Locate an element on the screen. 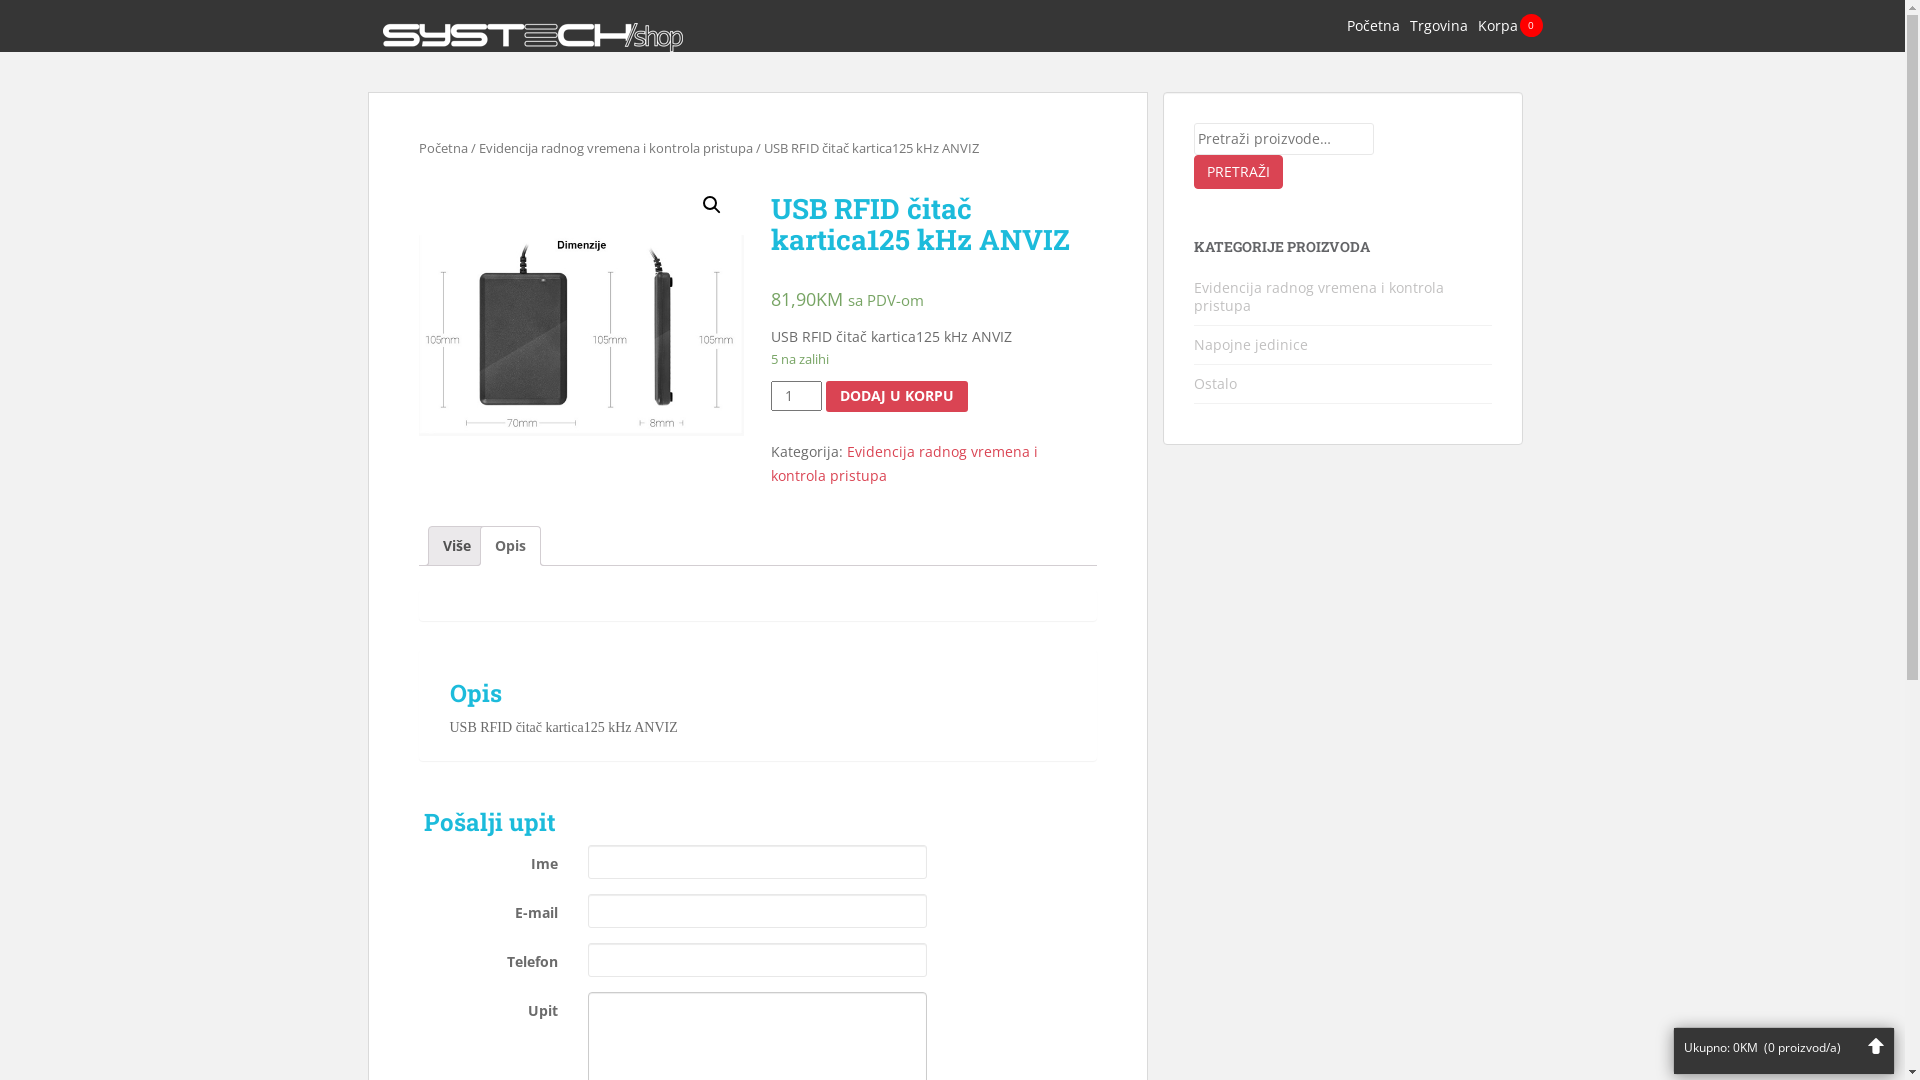 This screenshot has width=1920, height=1080. 'Korpa' is located at coordinates (1497, 25).